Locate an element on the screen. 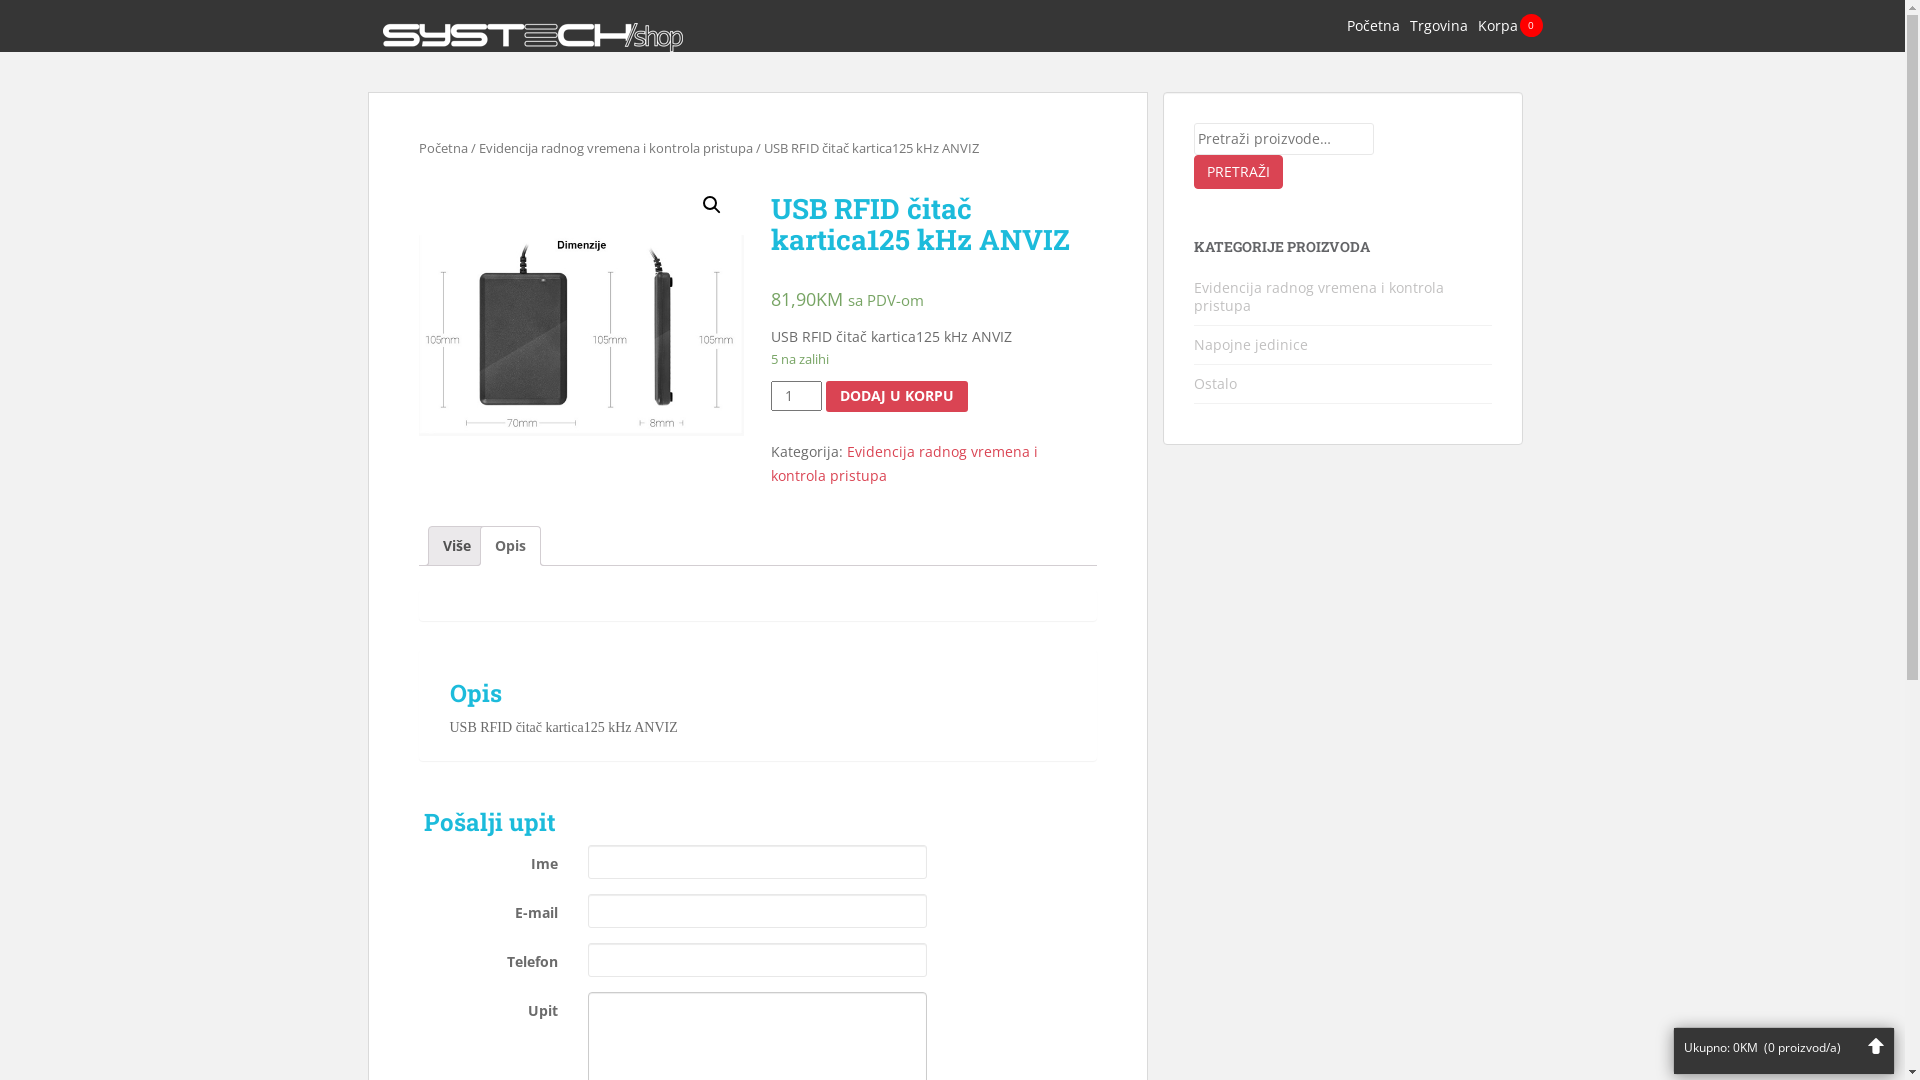 This screenshot has width=1920, height=1080. 'Korpa' is located at coordinates (1497, 25).